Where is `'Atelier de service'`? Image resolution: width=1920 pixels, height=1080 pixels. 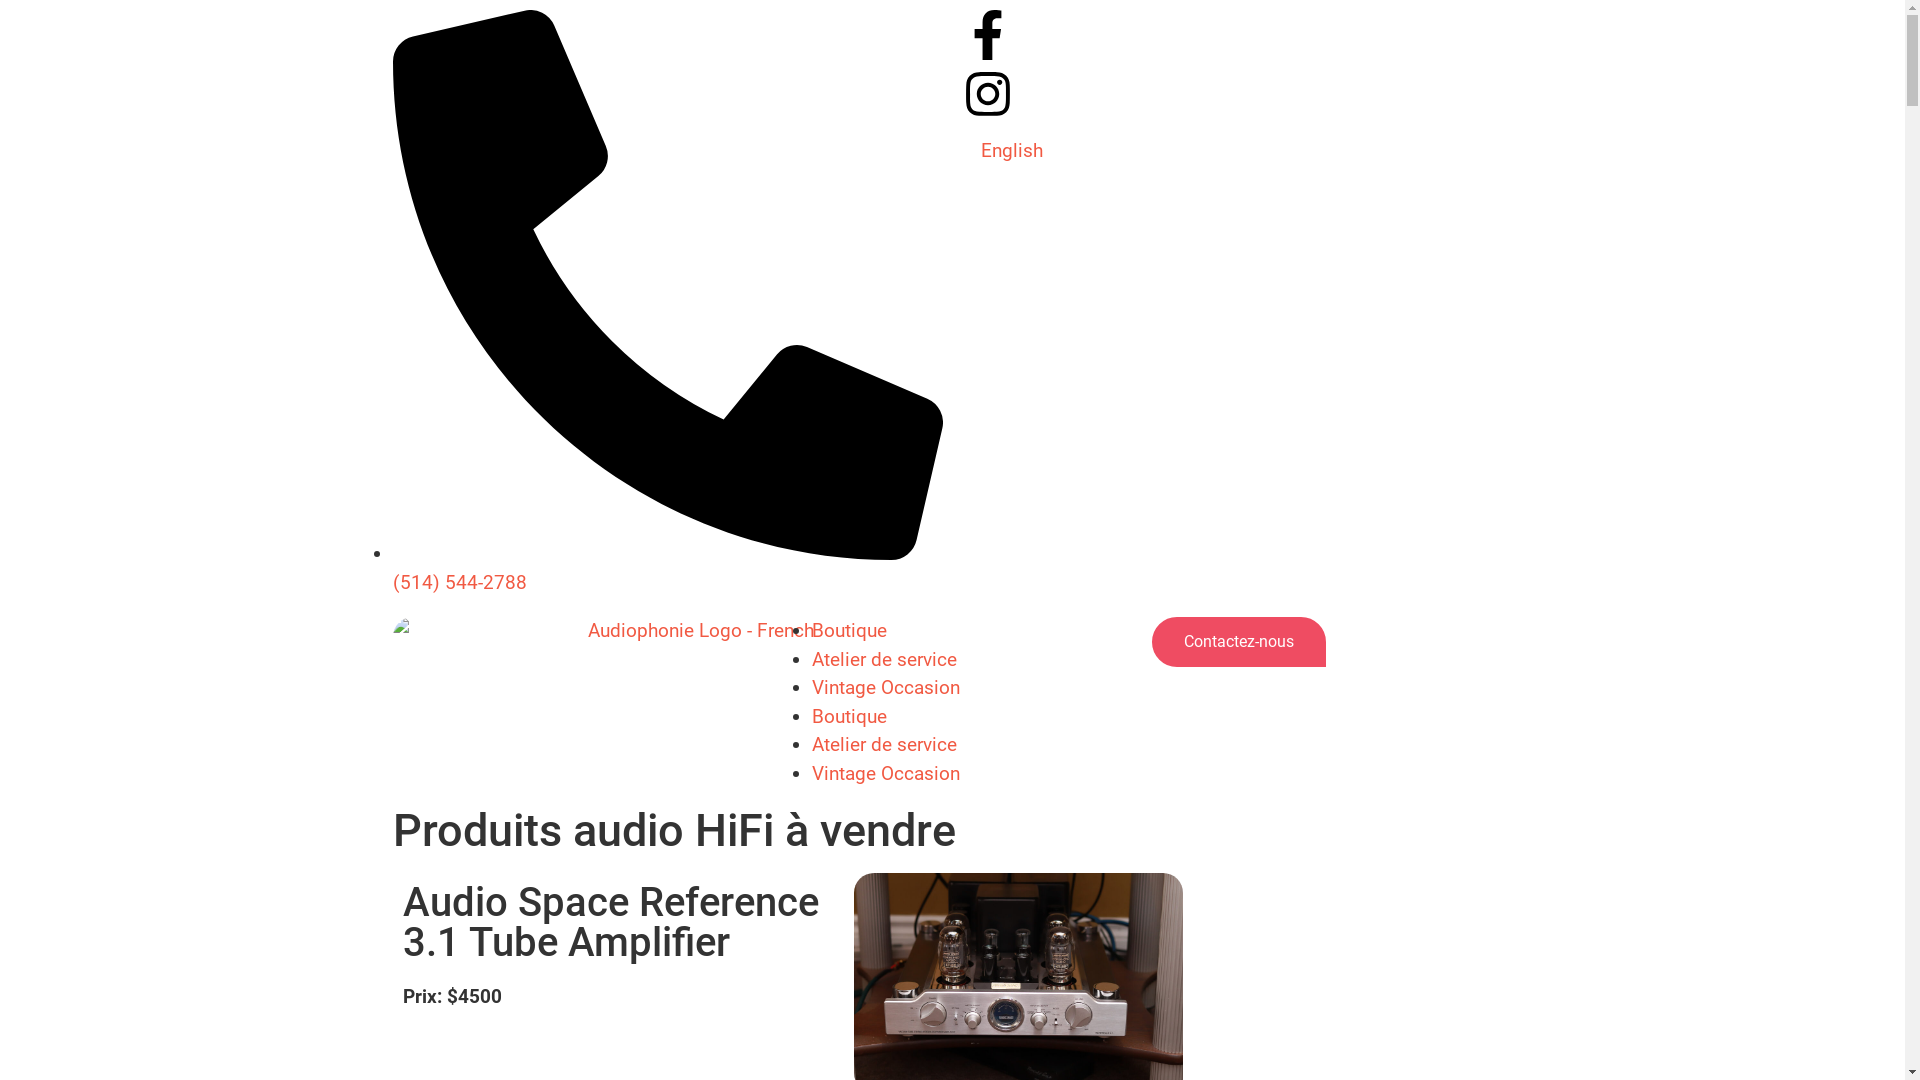
'Atelier de service' is located at coordinates (883, 744).